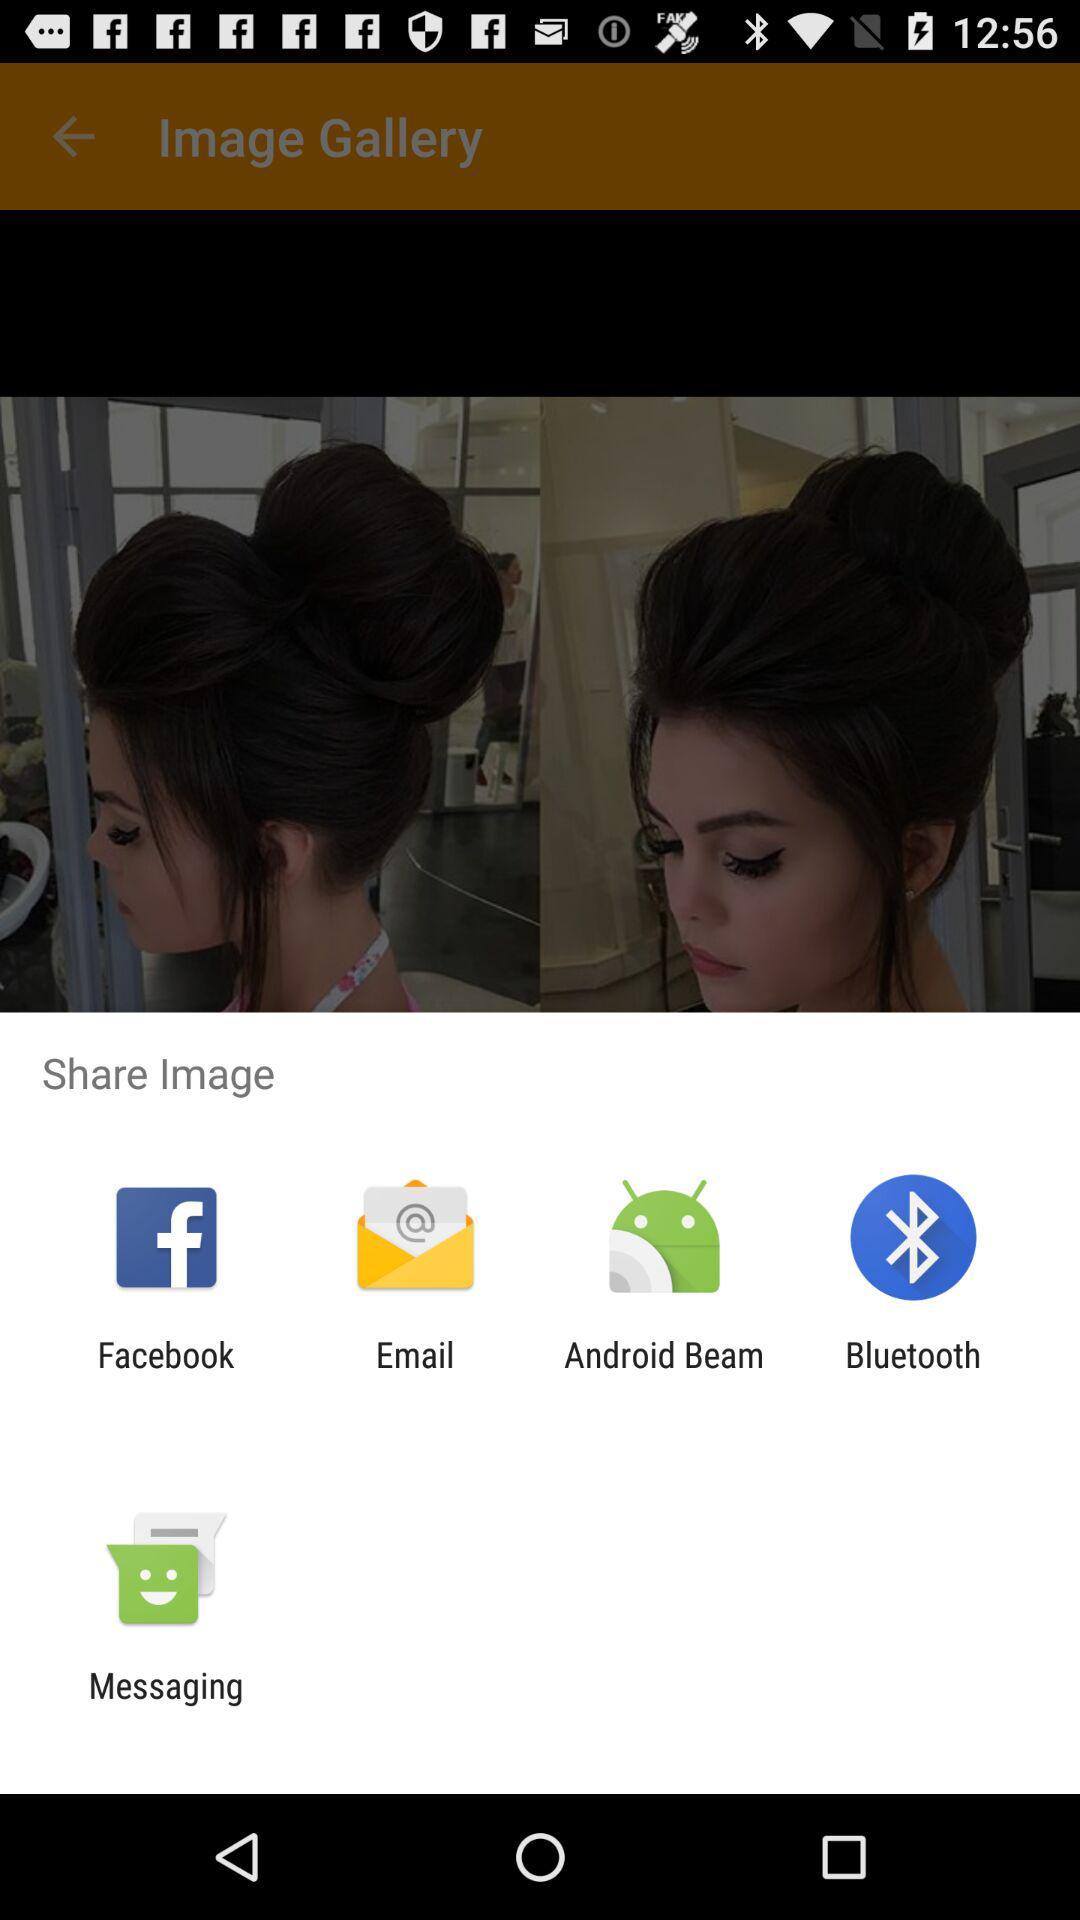  What do you see at coordinates (165, 1374) in the screenshot?
I see `the facebook` at bounding box center [165, 1374].